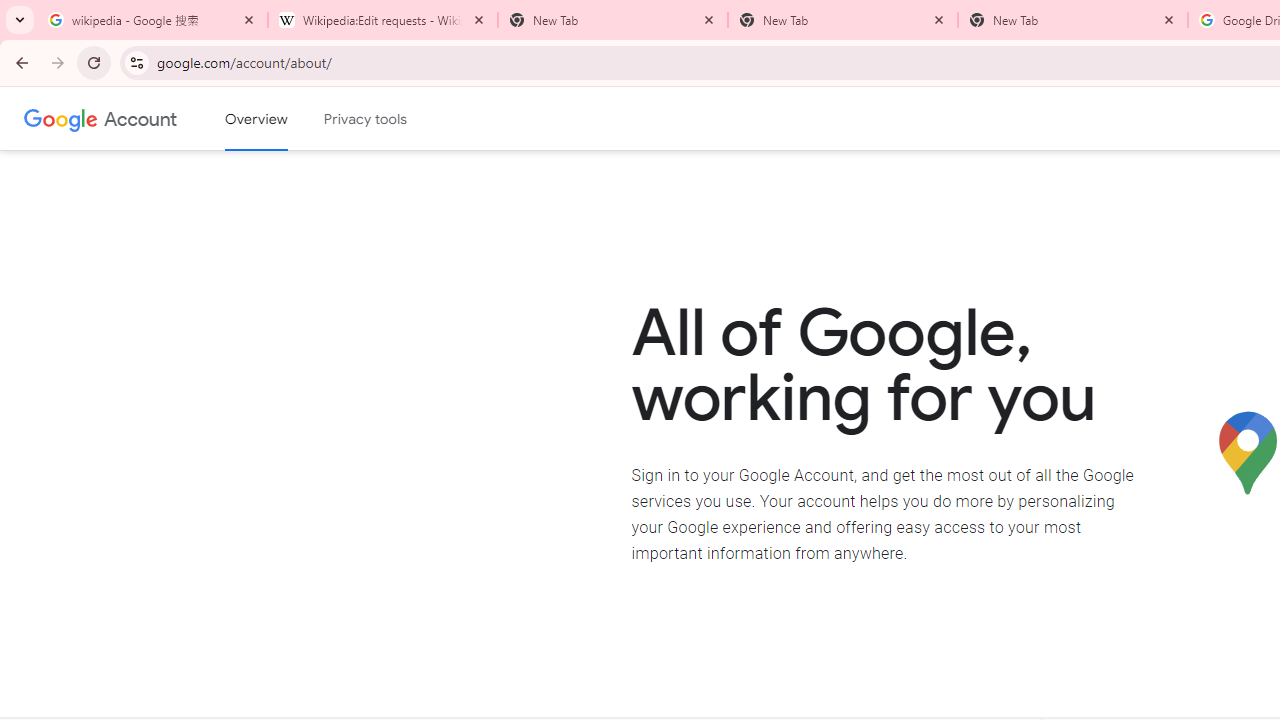 The height and width of the screenshot is (720, 1280). What do you see at coordinates (61, 118) in the screenshot?
I see `'Google logo'` at bounding box center [61, 118].